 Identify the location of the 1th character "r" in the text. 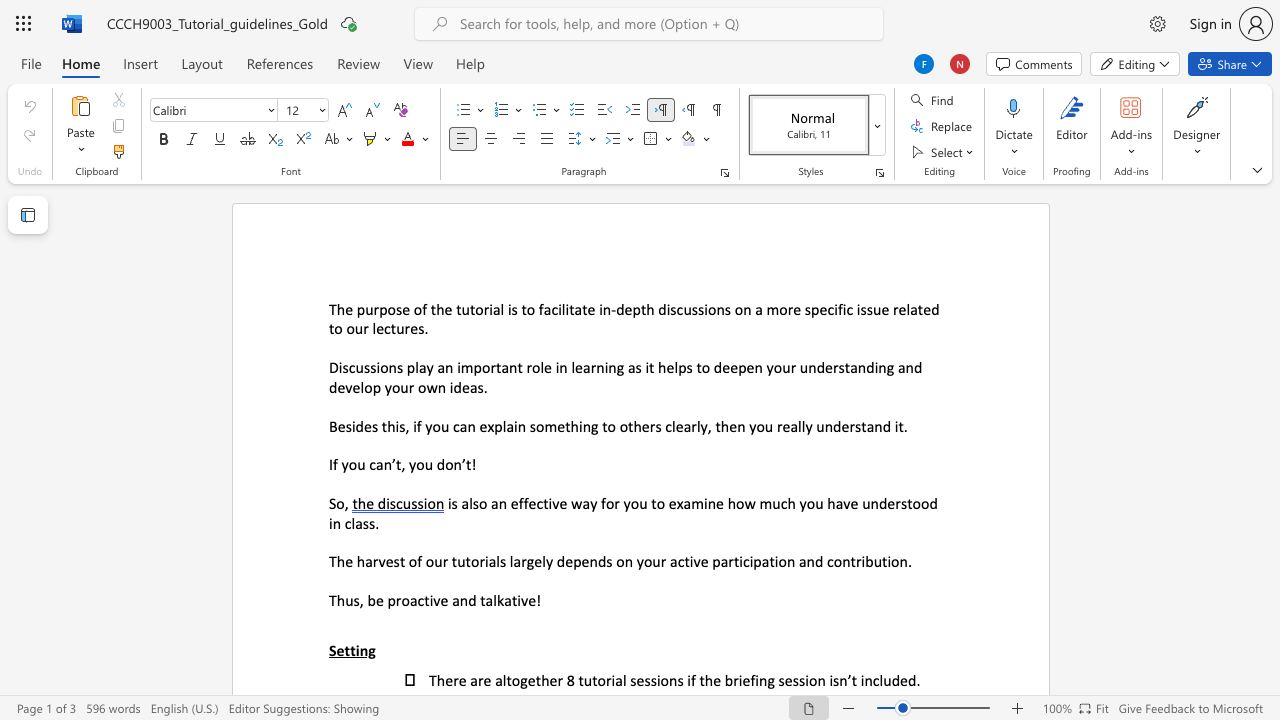
(652, 425).